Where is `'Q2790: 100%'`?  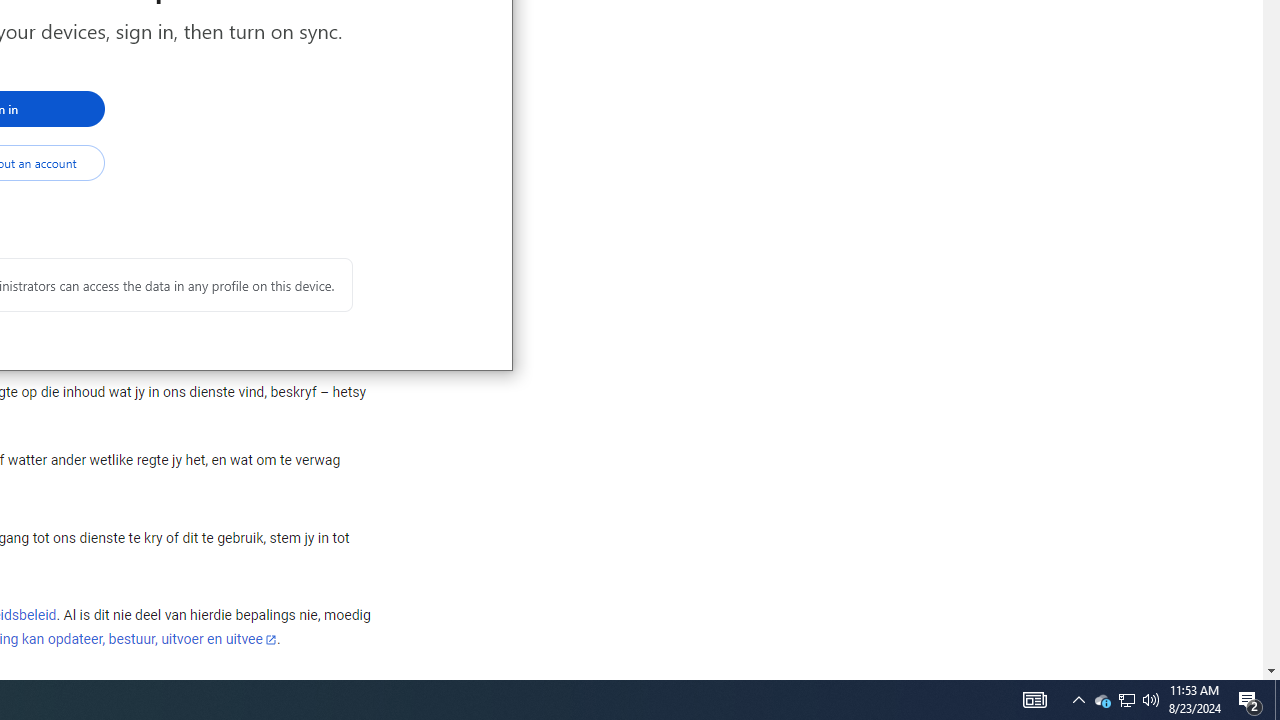 'Q2790: 100%' is located at coordinates (1151, 698).